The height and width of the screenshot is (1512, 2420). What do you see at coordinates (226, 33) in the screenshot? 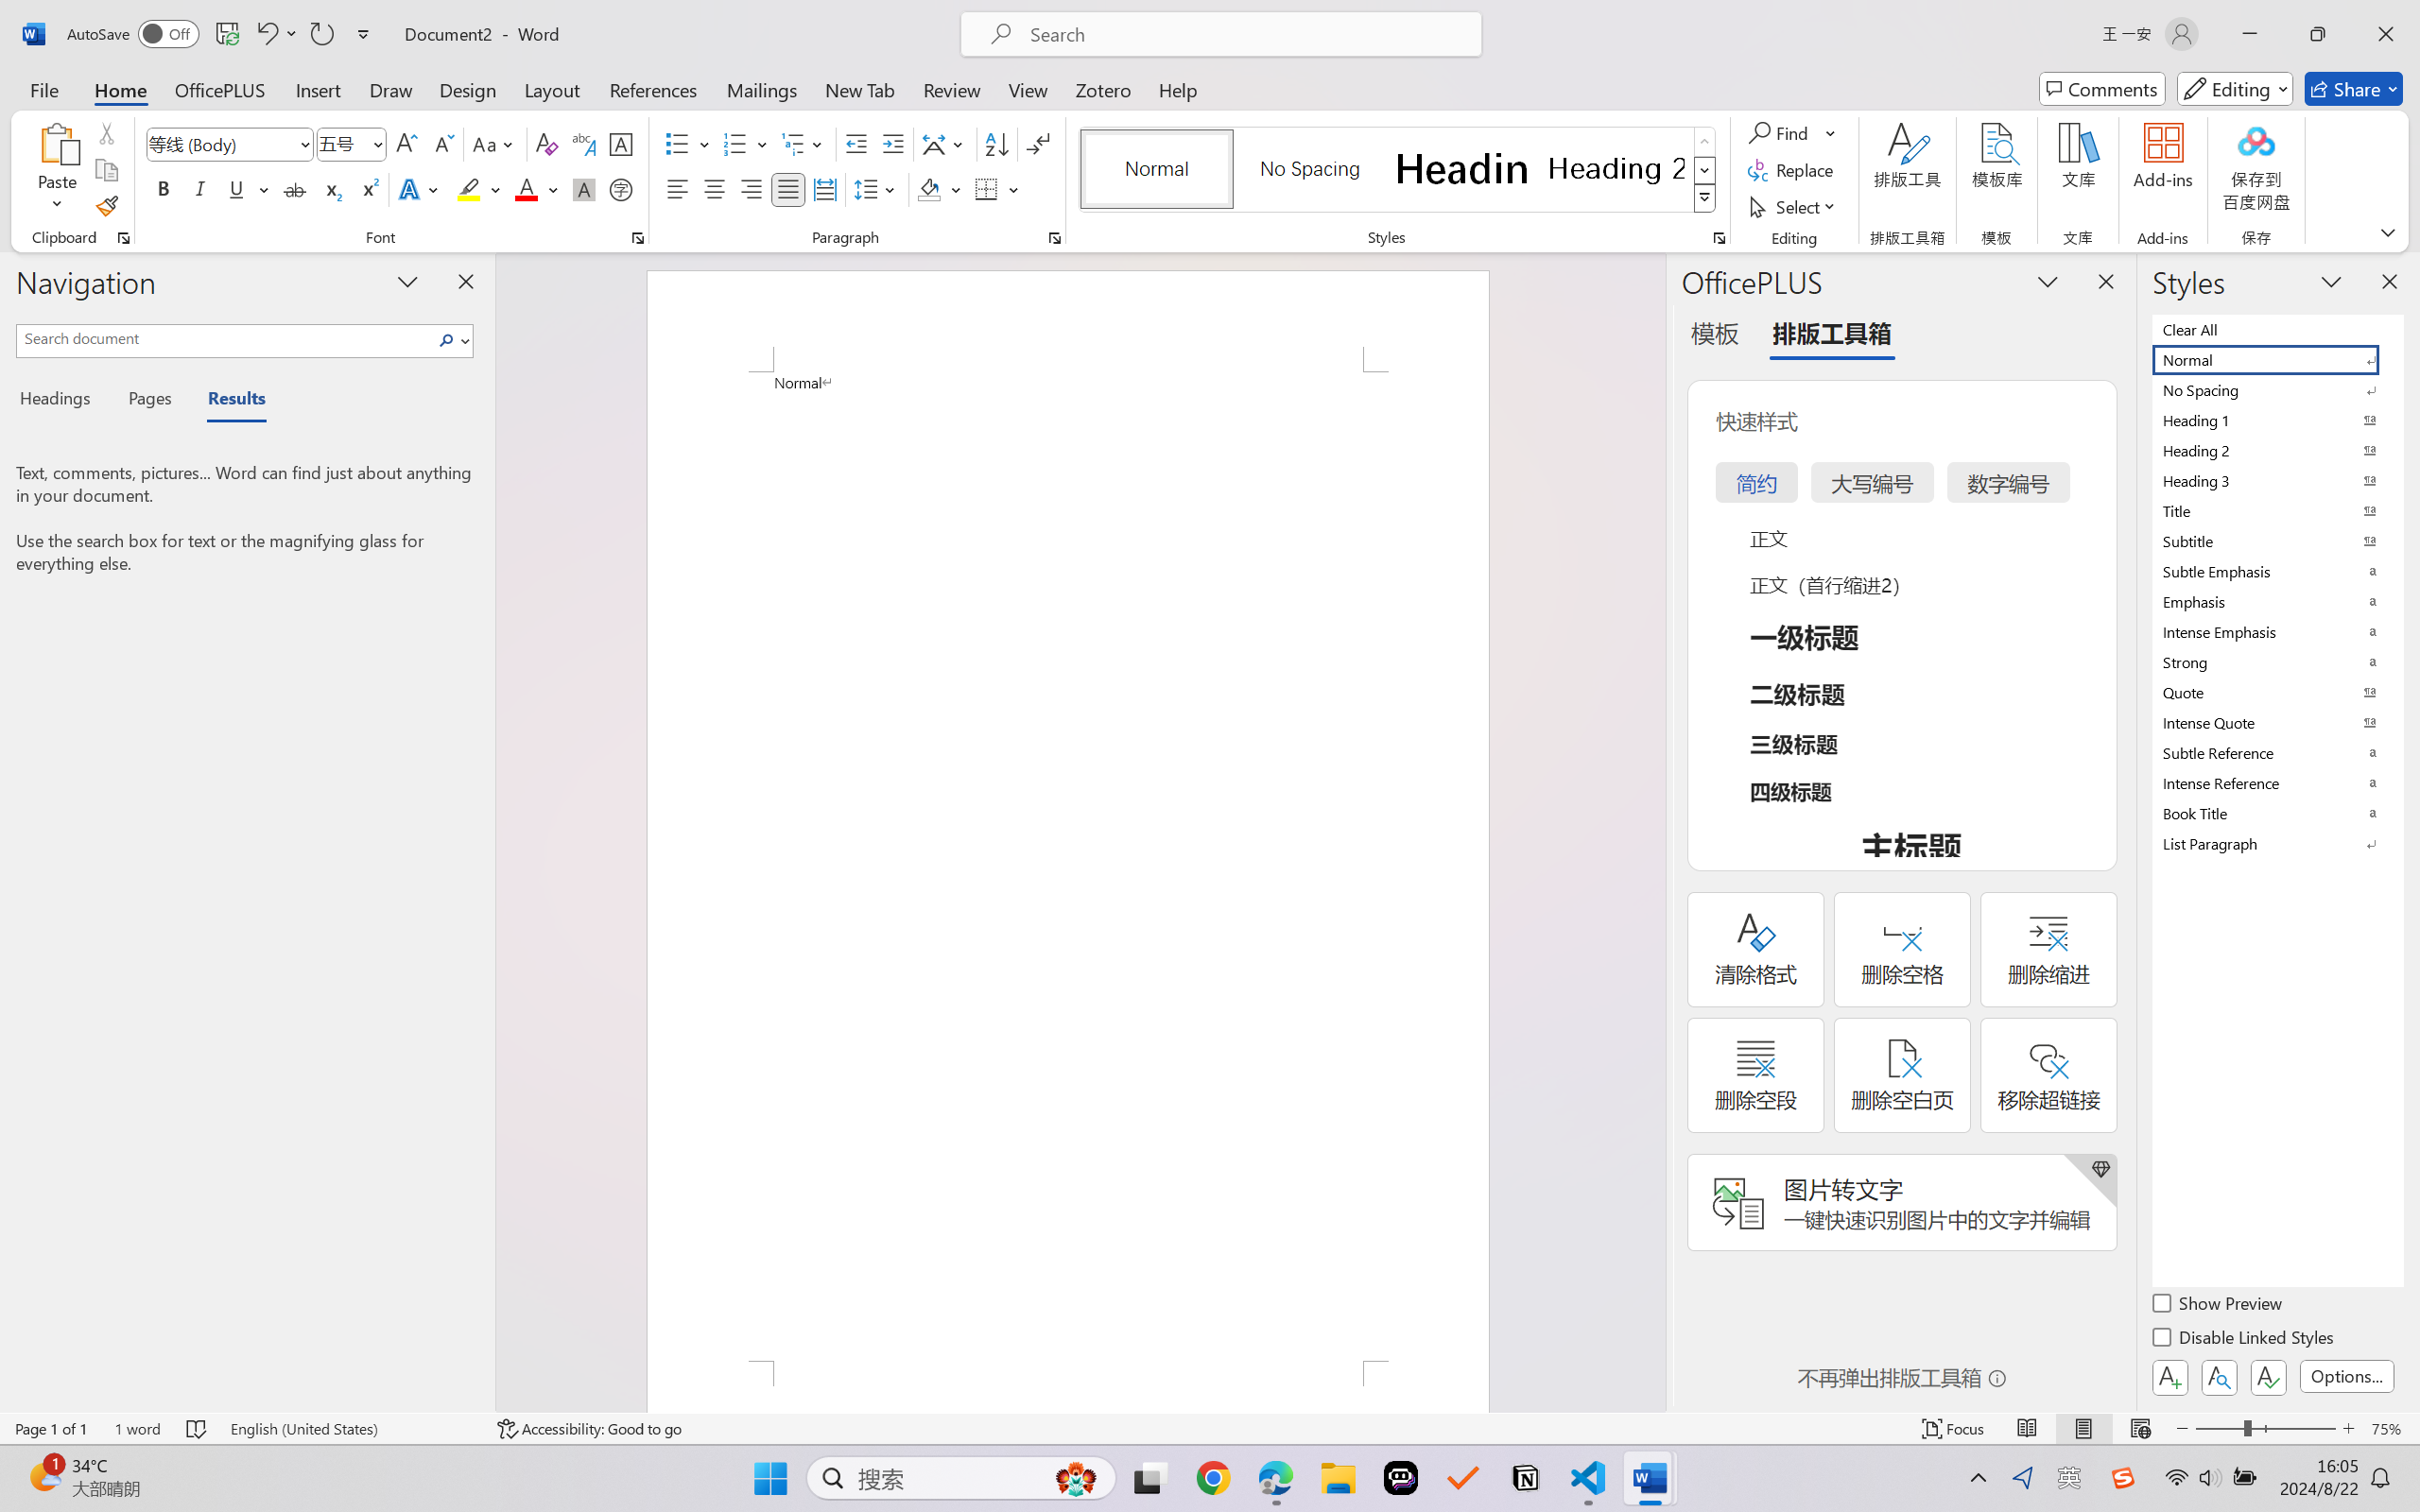
I see `'Save'` at bounding box center [226, 33].